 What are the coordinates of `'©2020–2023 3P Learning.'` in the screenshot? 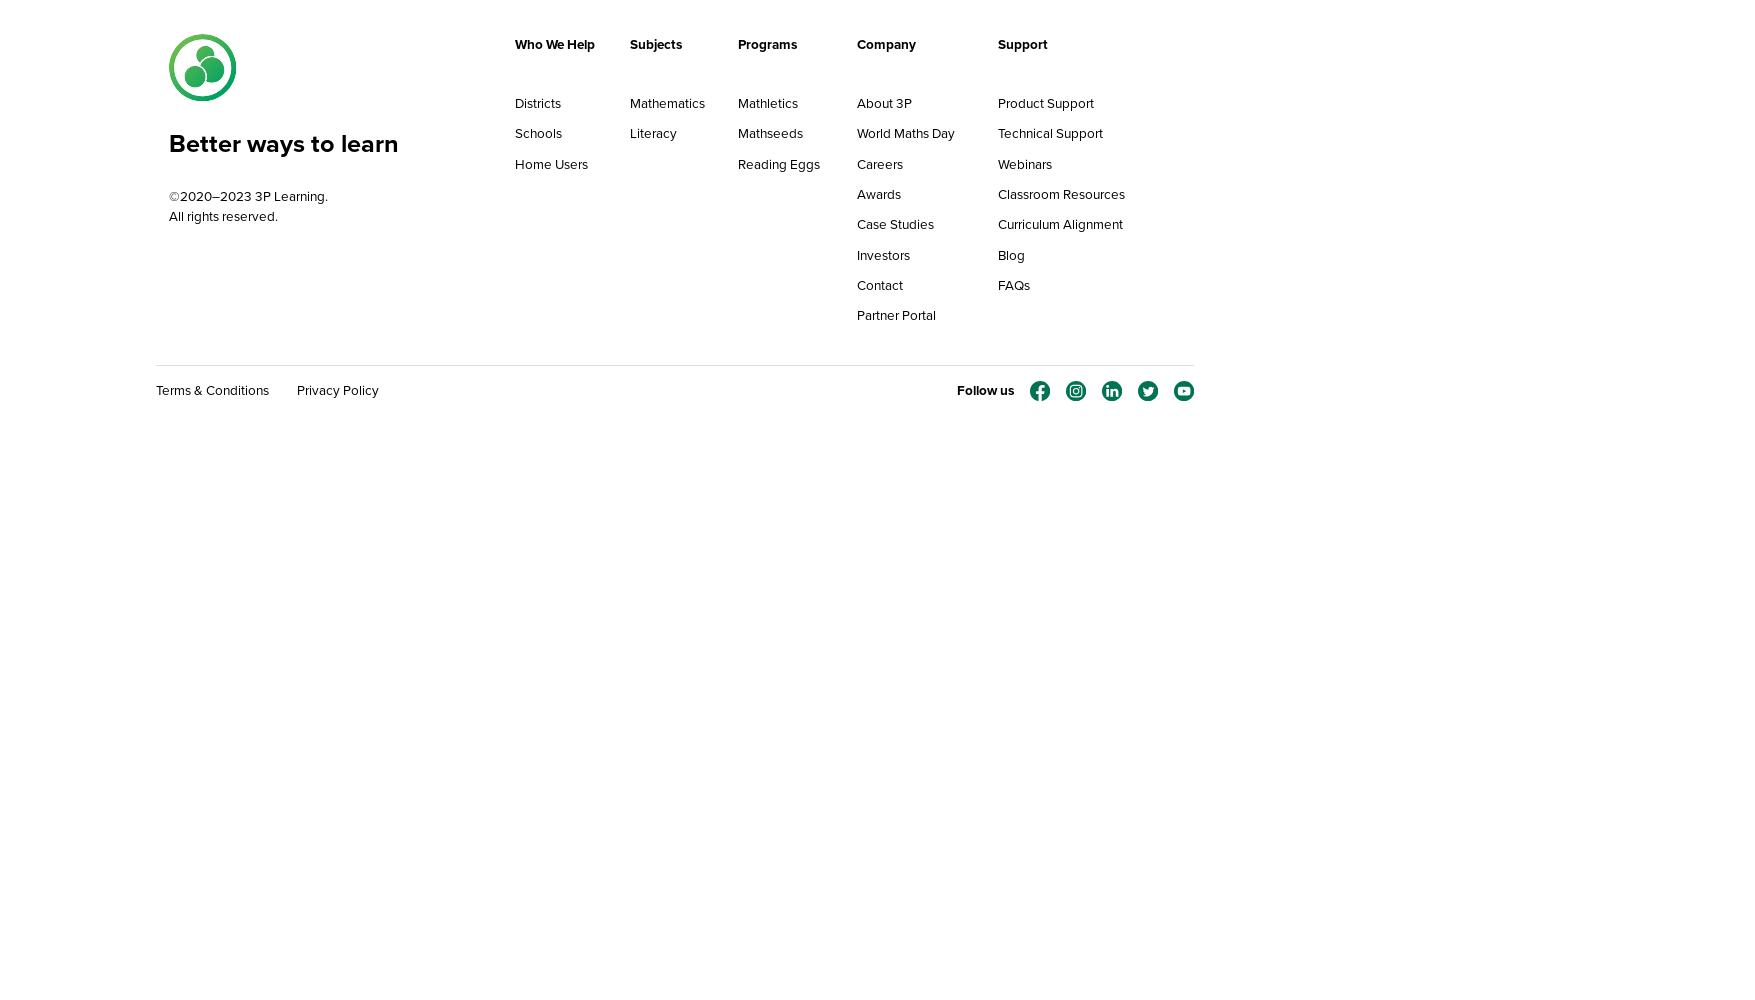 It's located at (166, 195).